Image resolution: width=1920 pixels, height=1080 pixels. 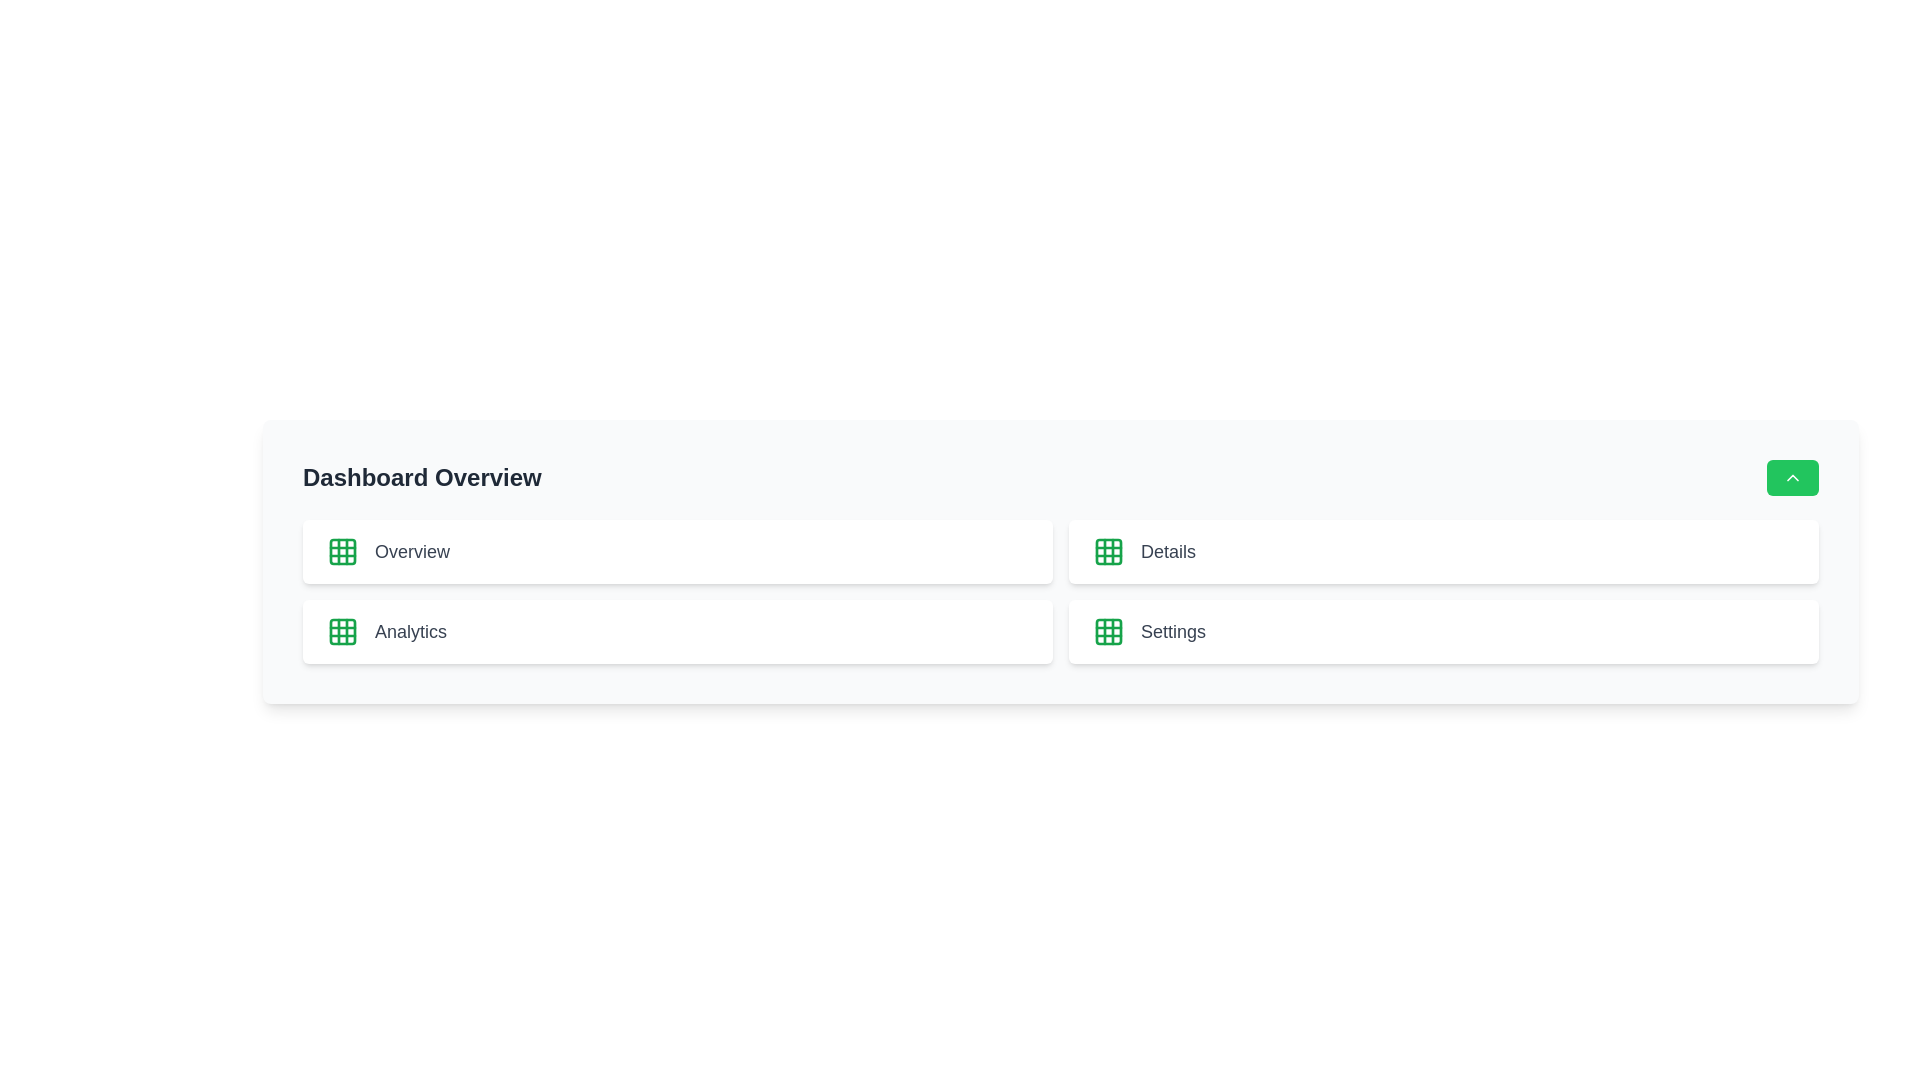 What do you see at coordinates (1444, 551) in the screenshot?
I see `the navigation button located in the top right cell of the grid layout` at bounding box center [1444, 551].